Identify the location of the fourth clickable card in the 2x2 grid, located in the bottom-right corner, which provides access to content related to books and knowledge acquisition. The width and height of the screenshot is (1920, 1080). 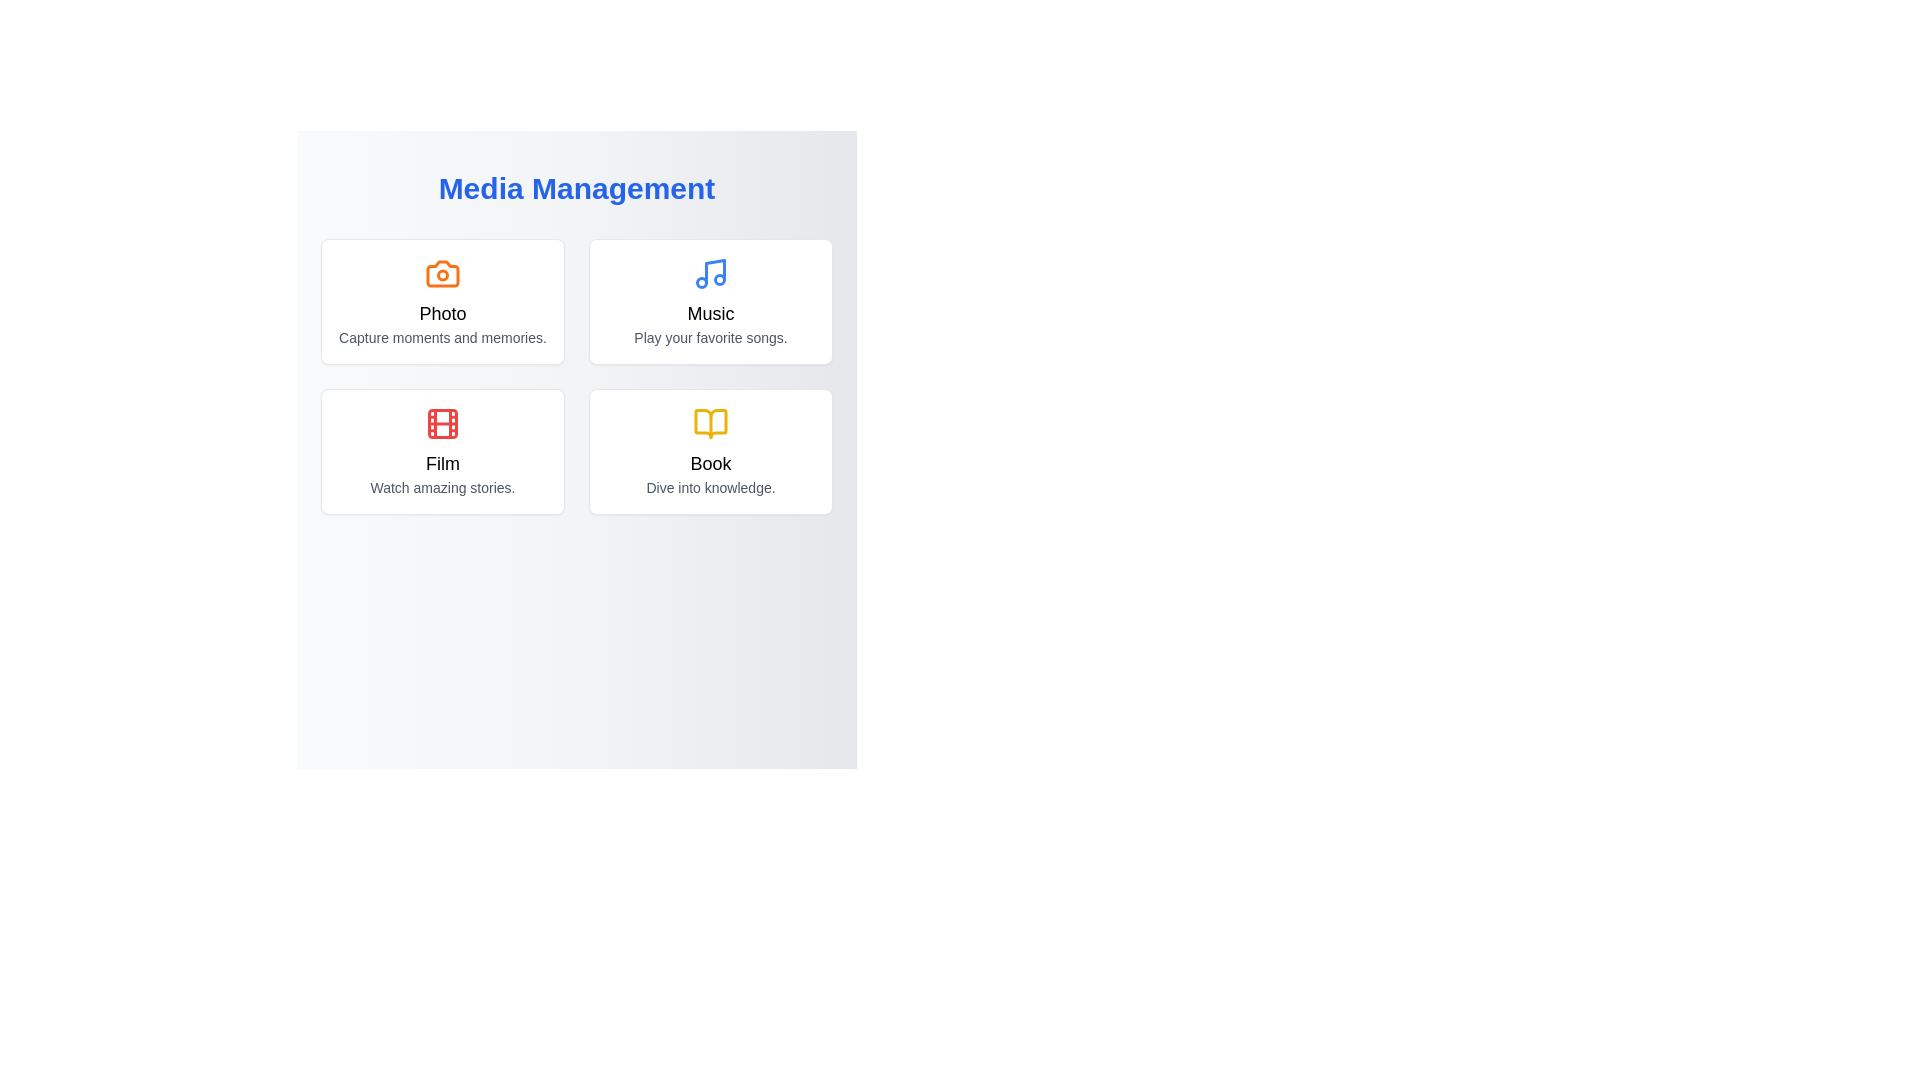
(710, 451).